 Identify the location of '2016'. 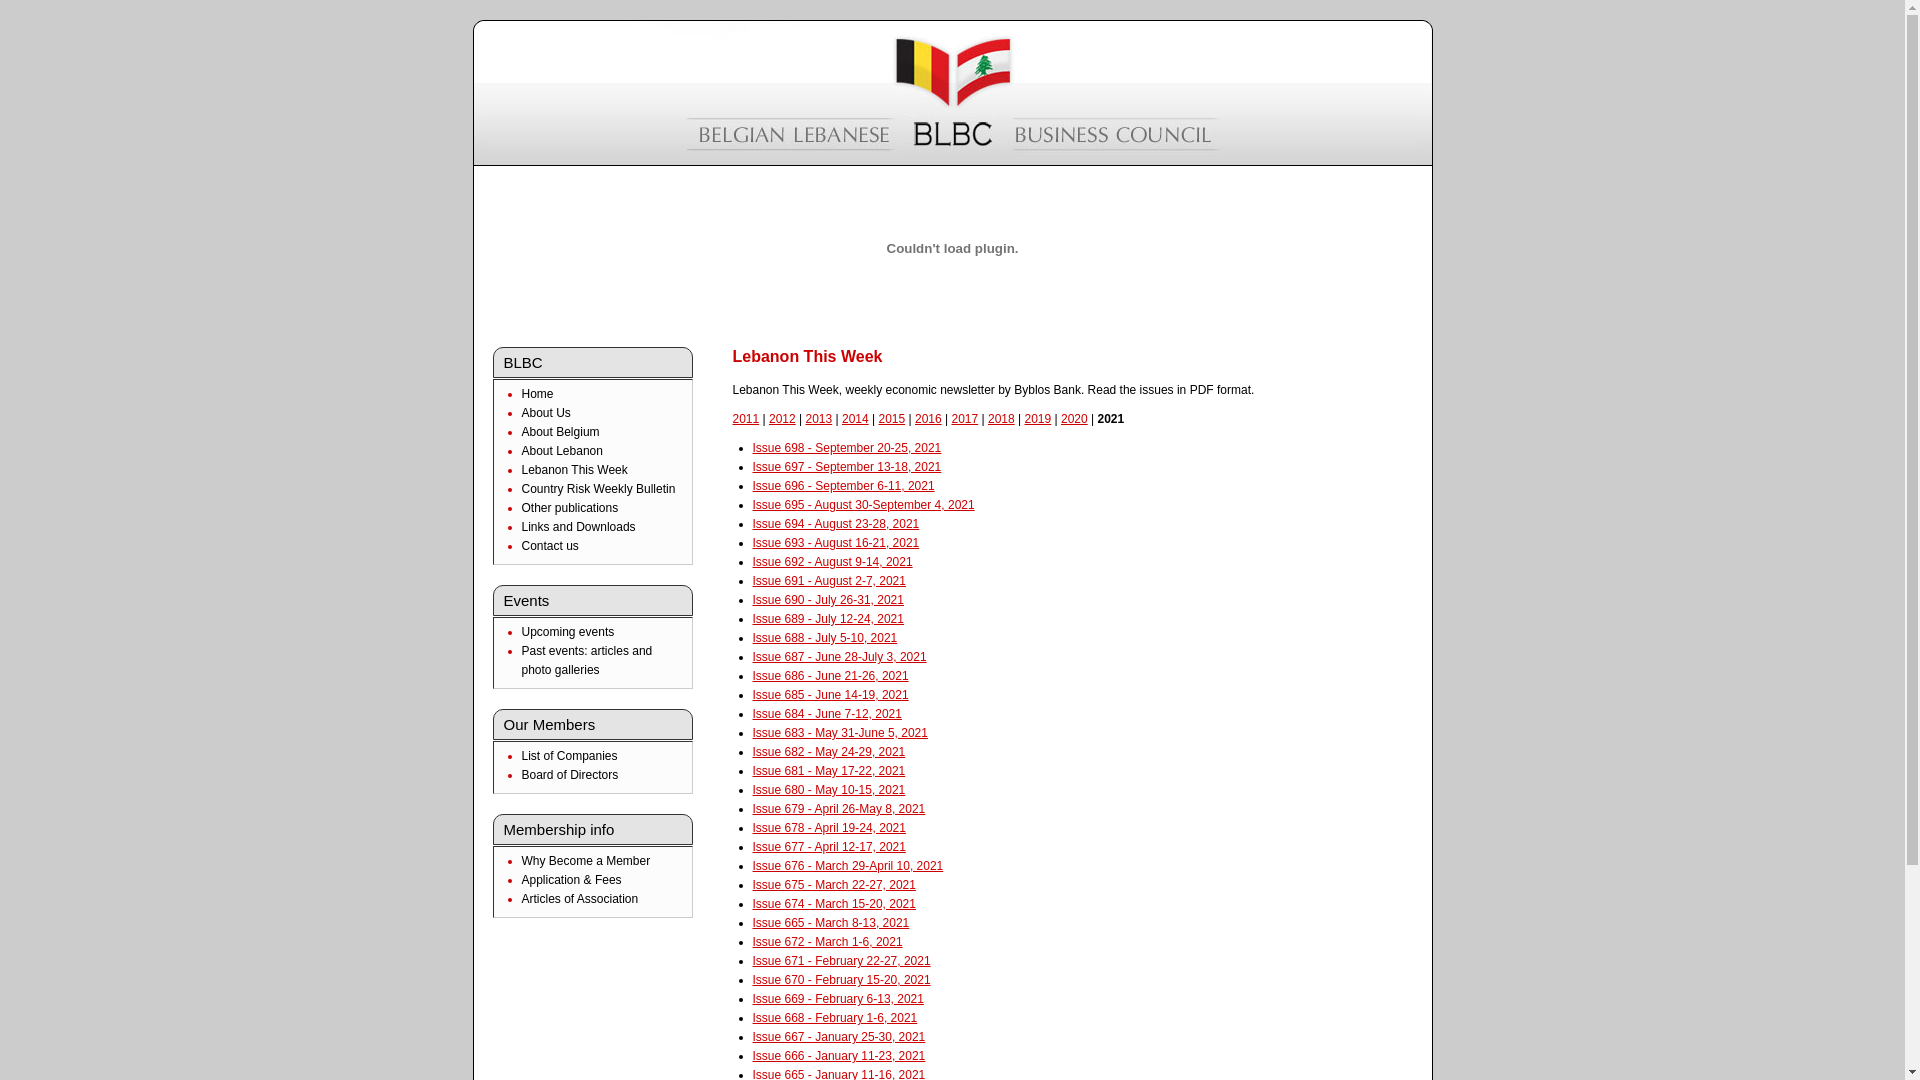
(927, 418).